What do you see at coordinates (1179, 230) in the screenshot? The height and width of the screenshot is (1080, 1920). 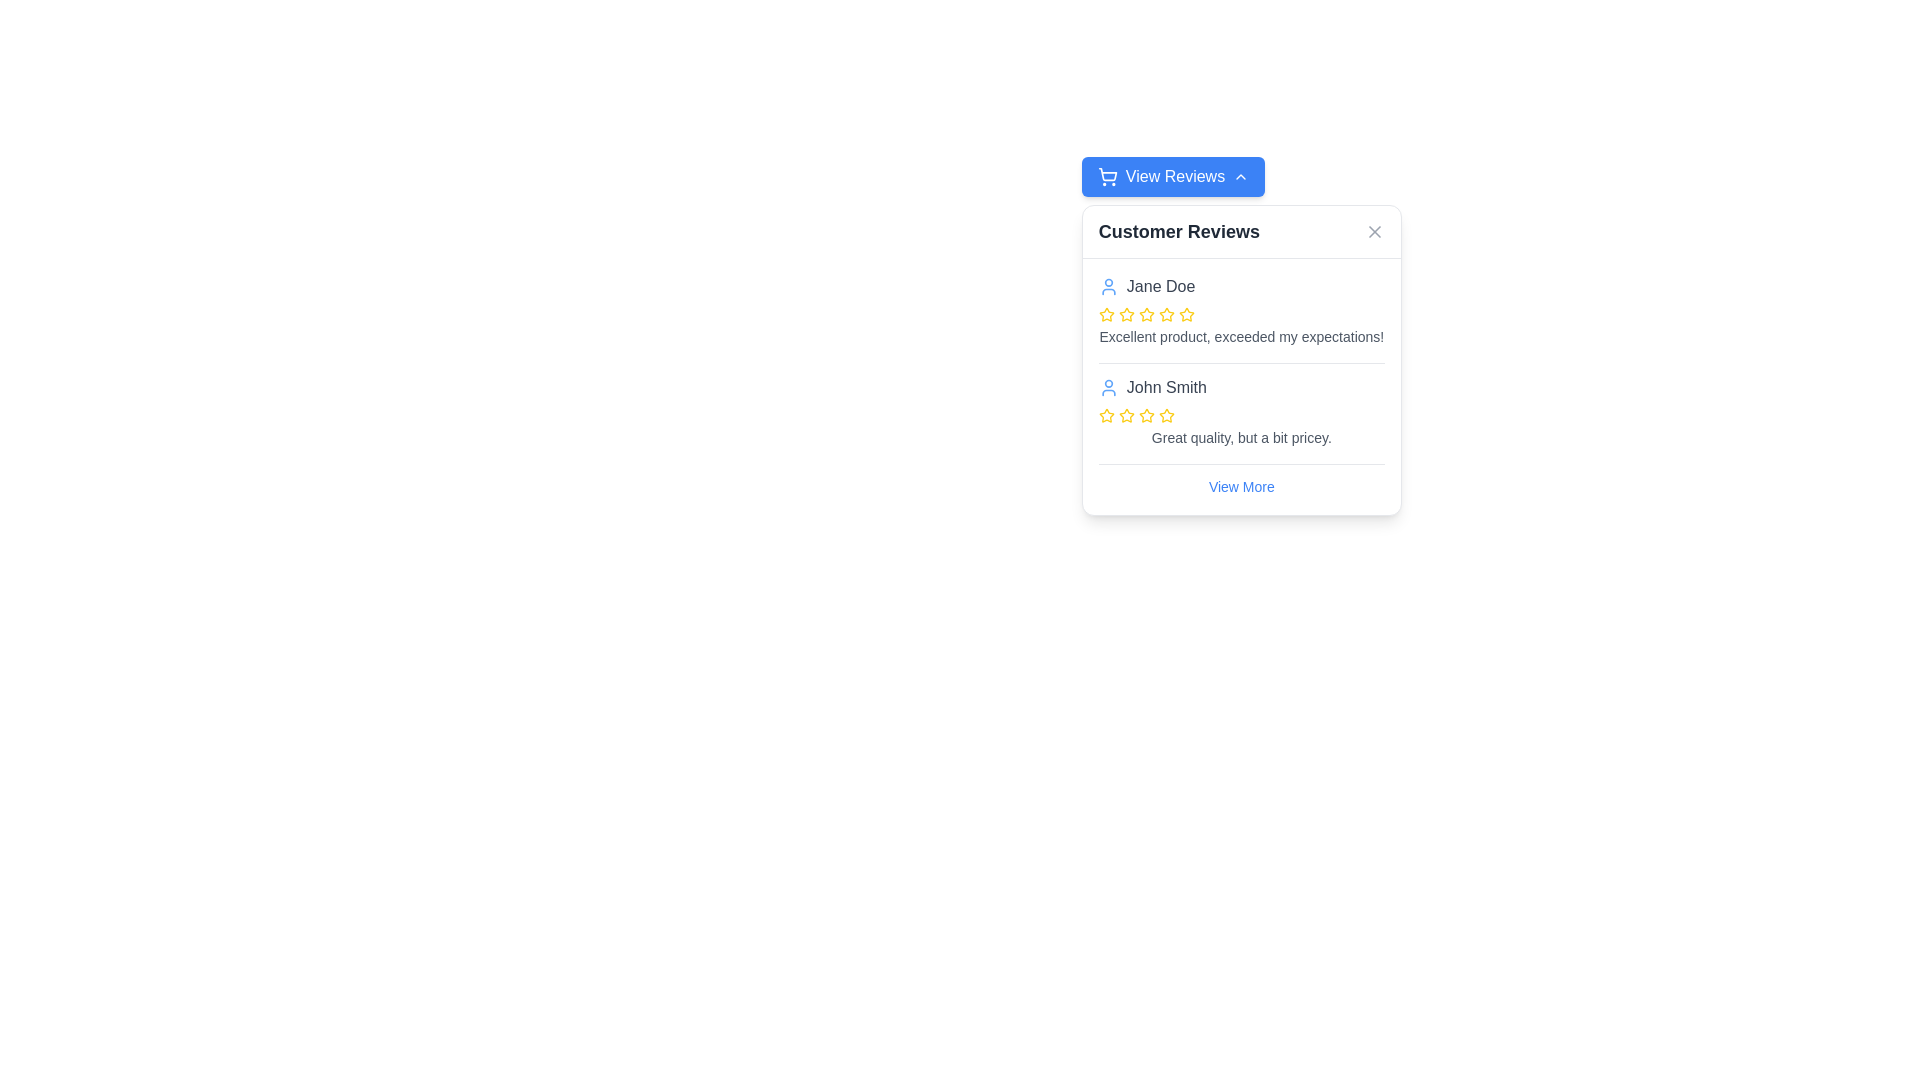 I see `the static text label that titles the customer reviews section in the popup review card` at bounding box center [1179, 230].